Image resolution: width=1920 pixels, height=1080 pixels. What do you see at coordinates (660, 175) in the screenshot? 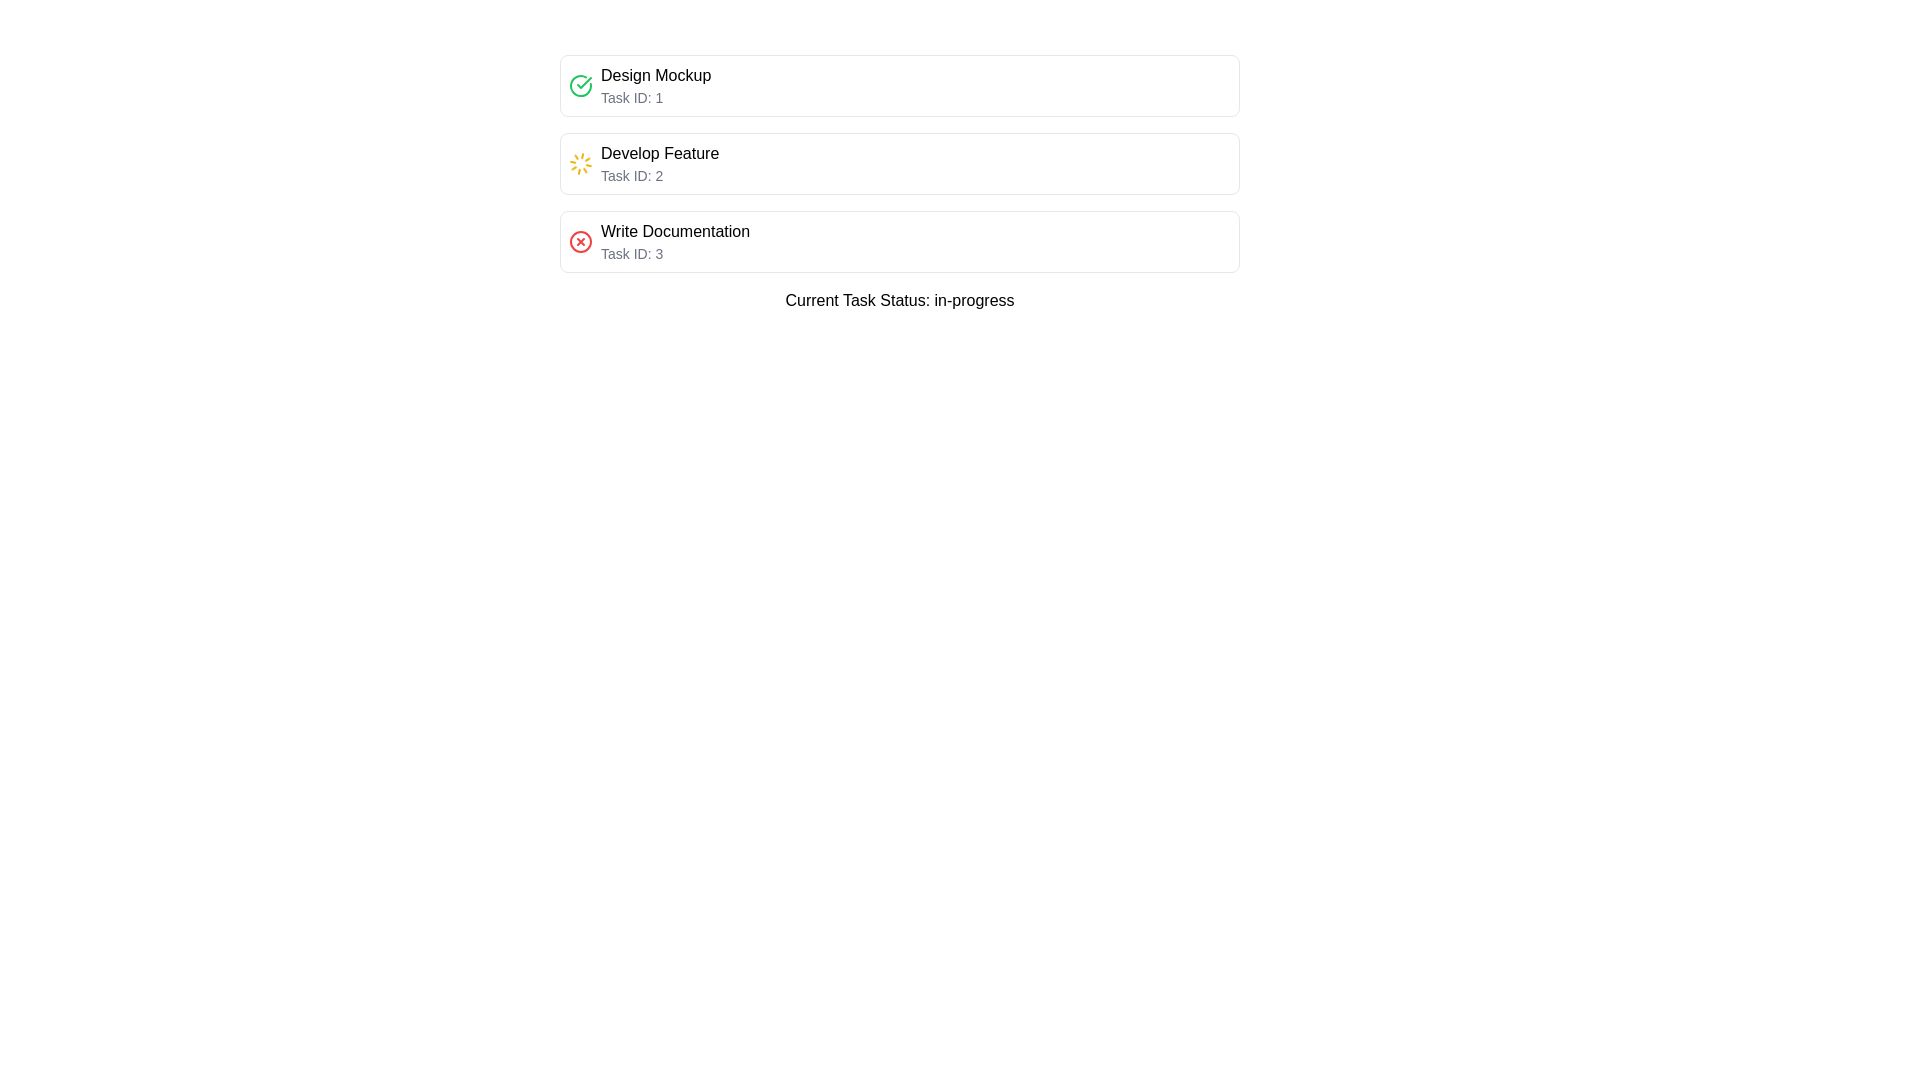
I see `text displaying 'Task ID: 2', which is a smaller gray font positioned below 'Develop Feature'` at bounding box center [660, 175].